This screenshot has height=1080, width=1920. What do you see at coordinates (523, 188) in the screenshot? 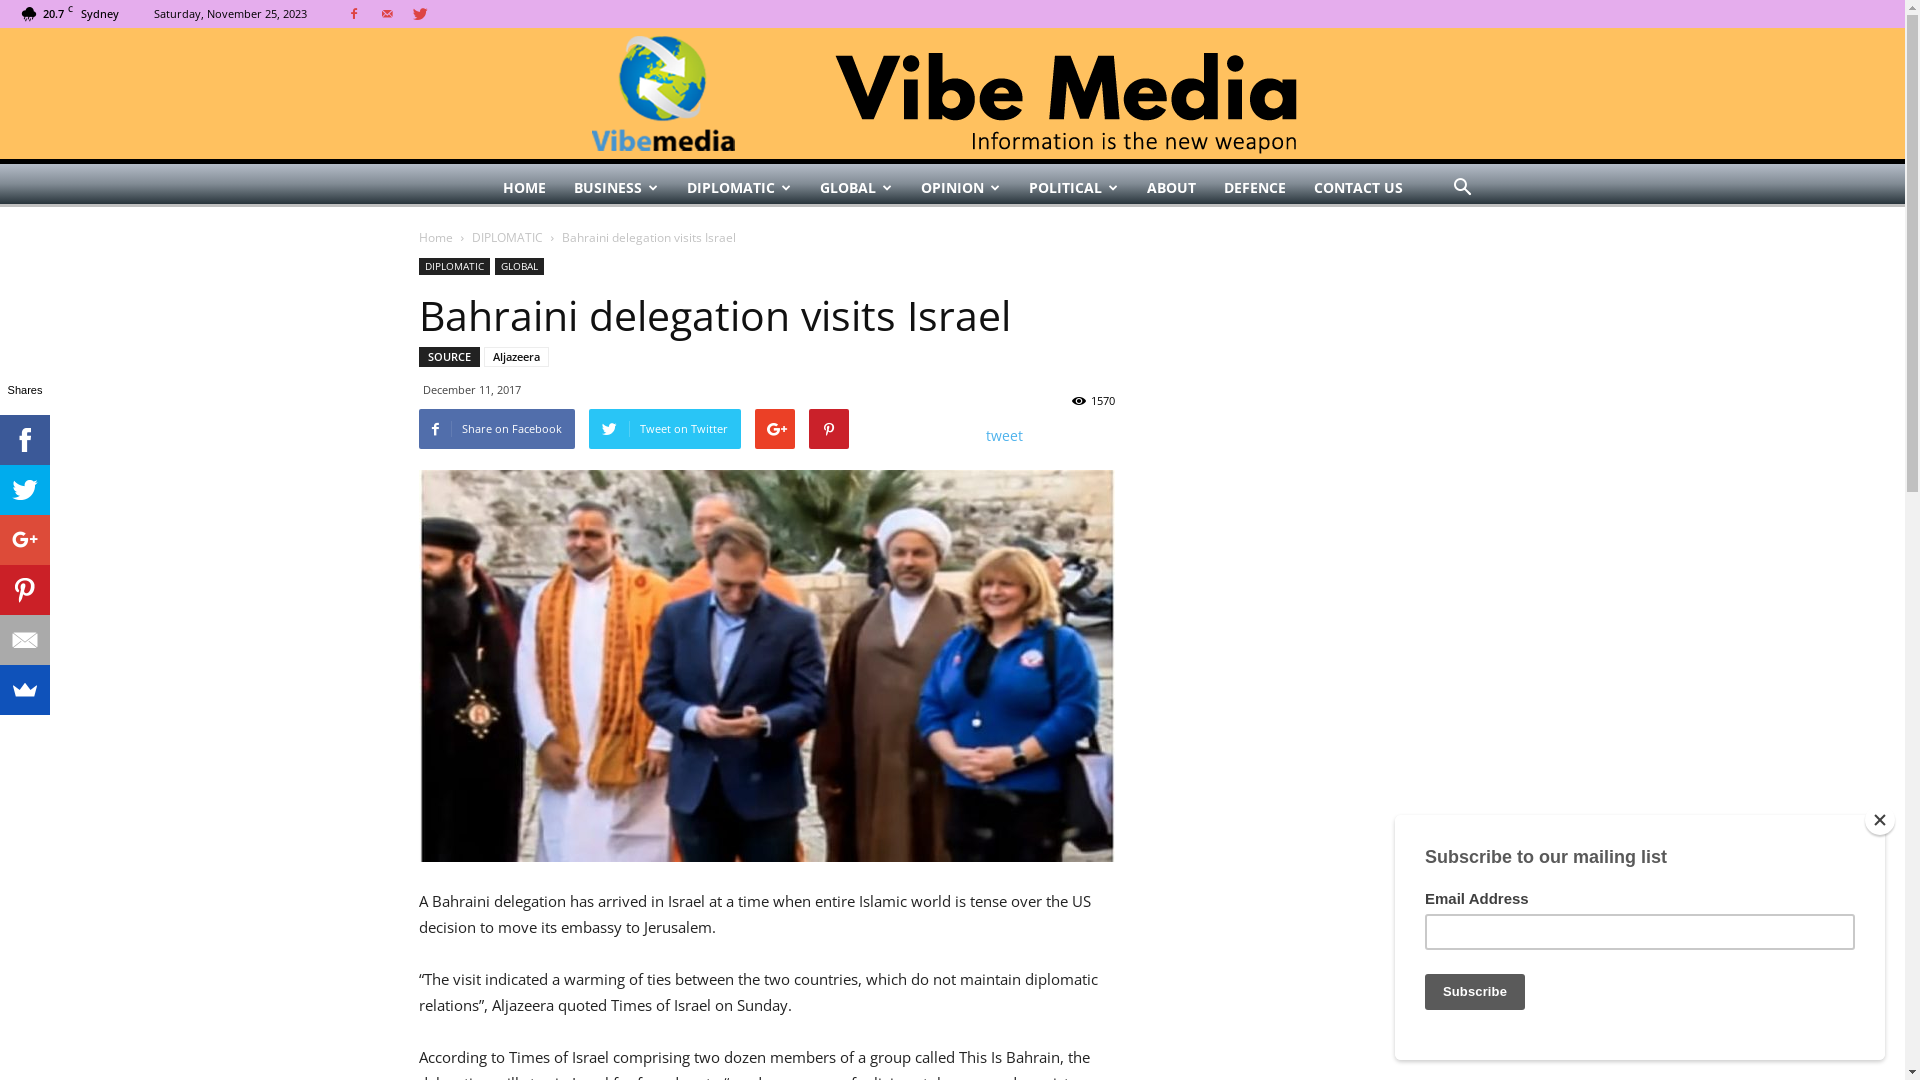
I see `'HOME'` at bounding box center [523, 188].